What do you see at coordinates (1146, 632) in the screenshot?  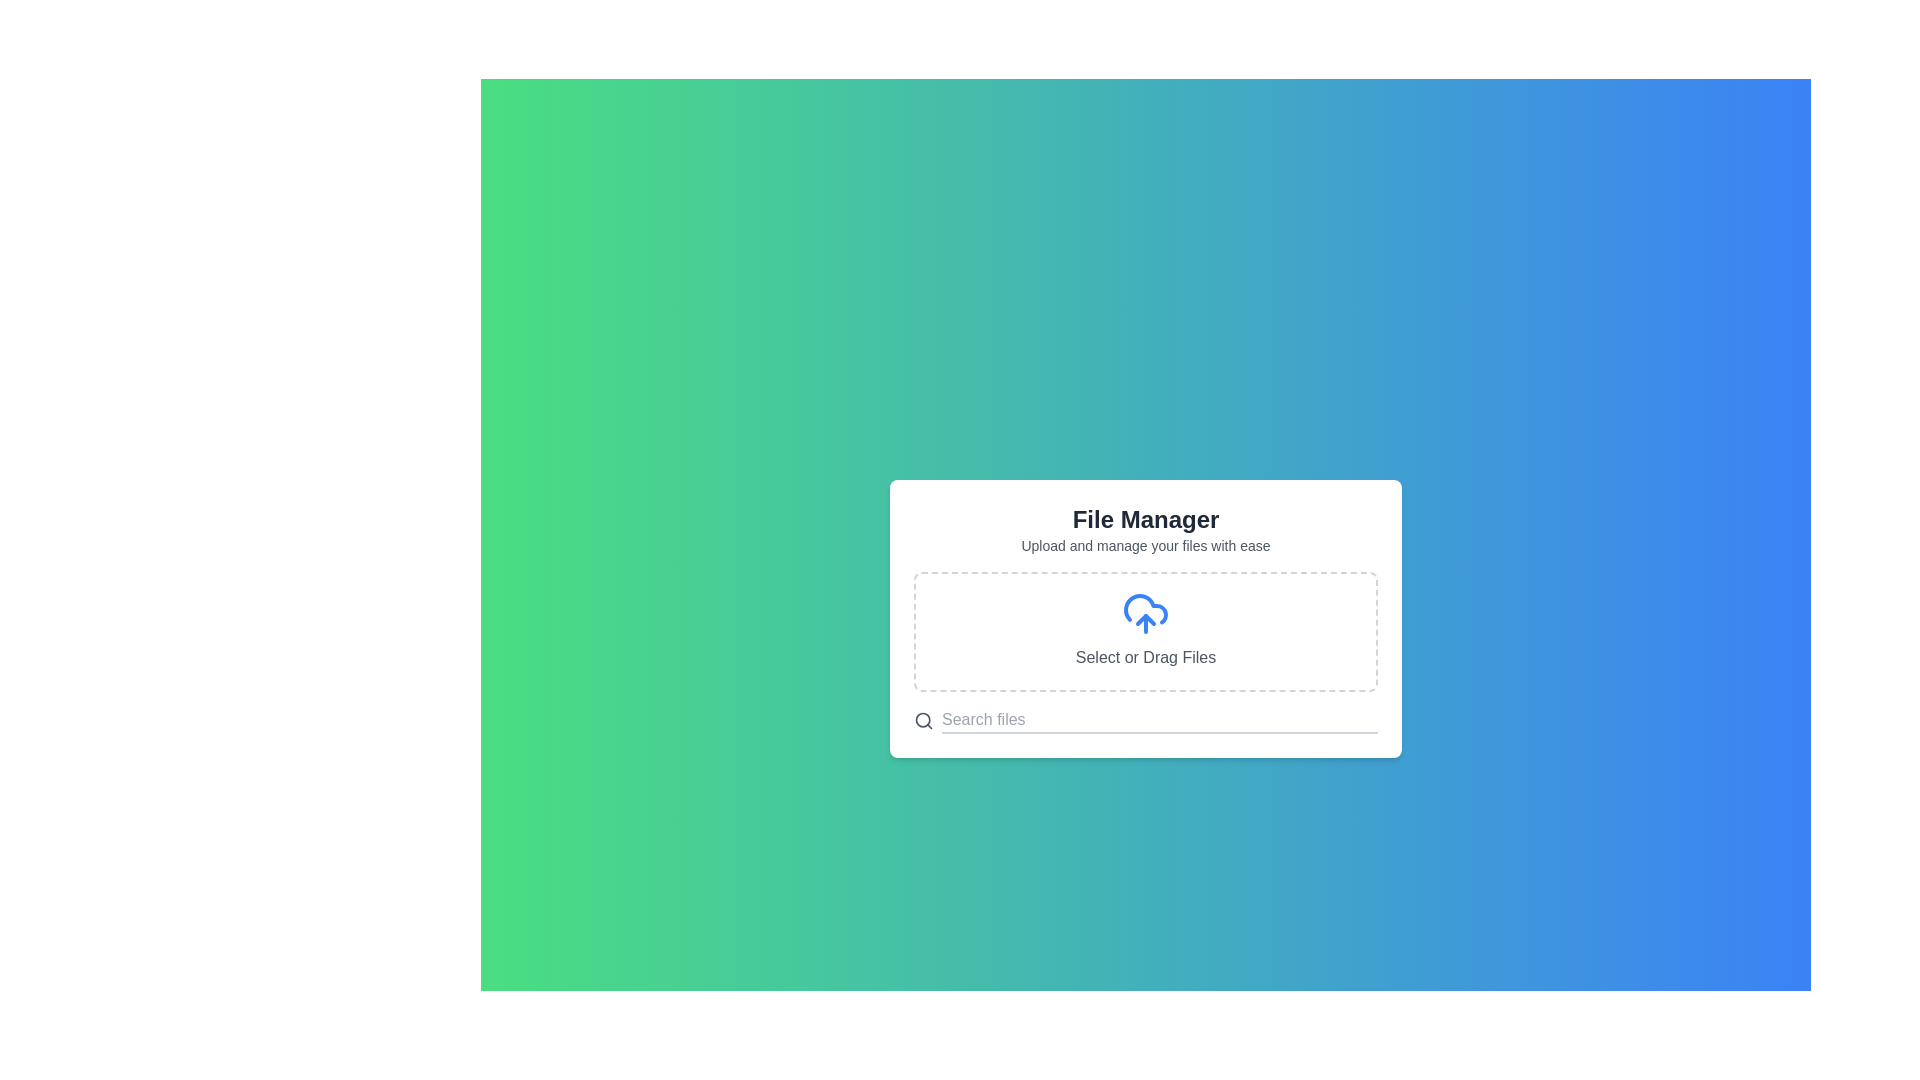 I see `the Interactive file input area located at the center of the 'File Manager' card interface to initiate file selection` at bounding box center [1146, 632].